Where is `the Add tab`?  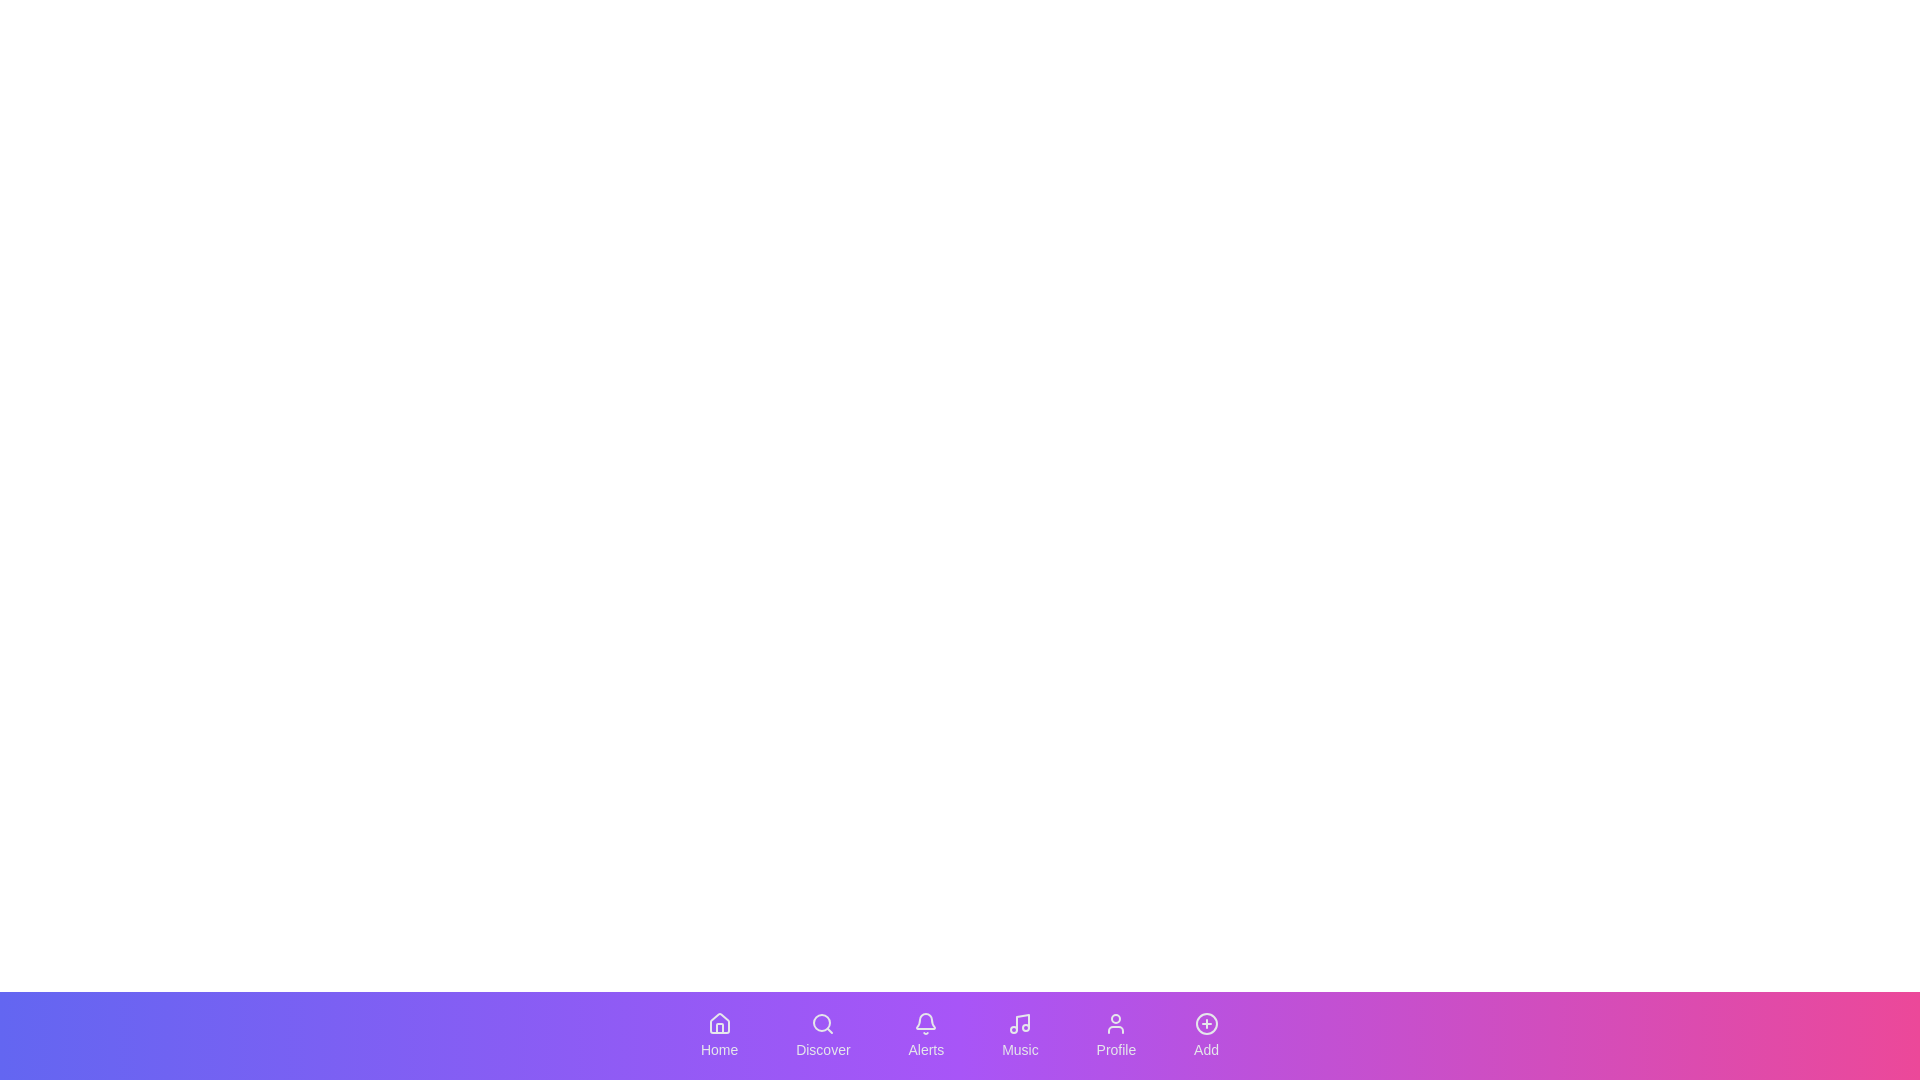
the Add tab is located at coordinates (1205, 1035).